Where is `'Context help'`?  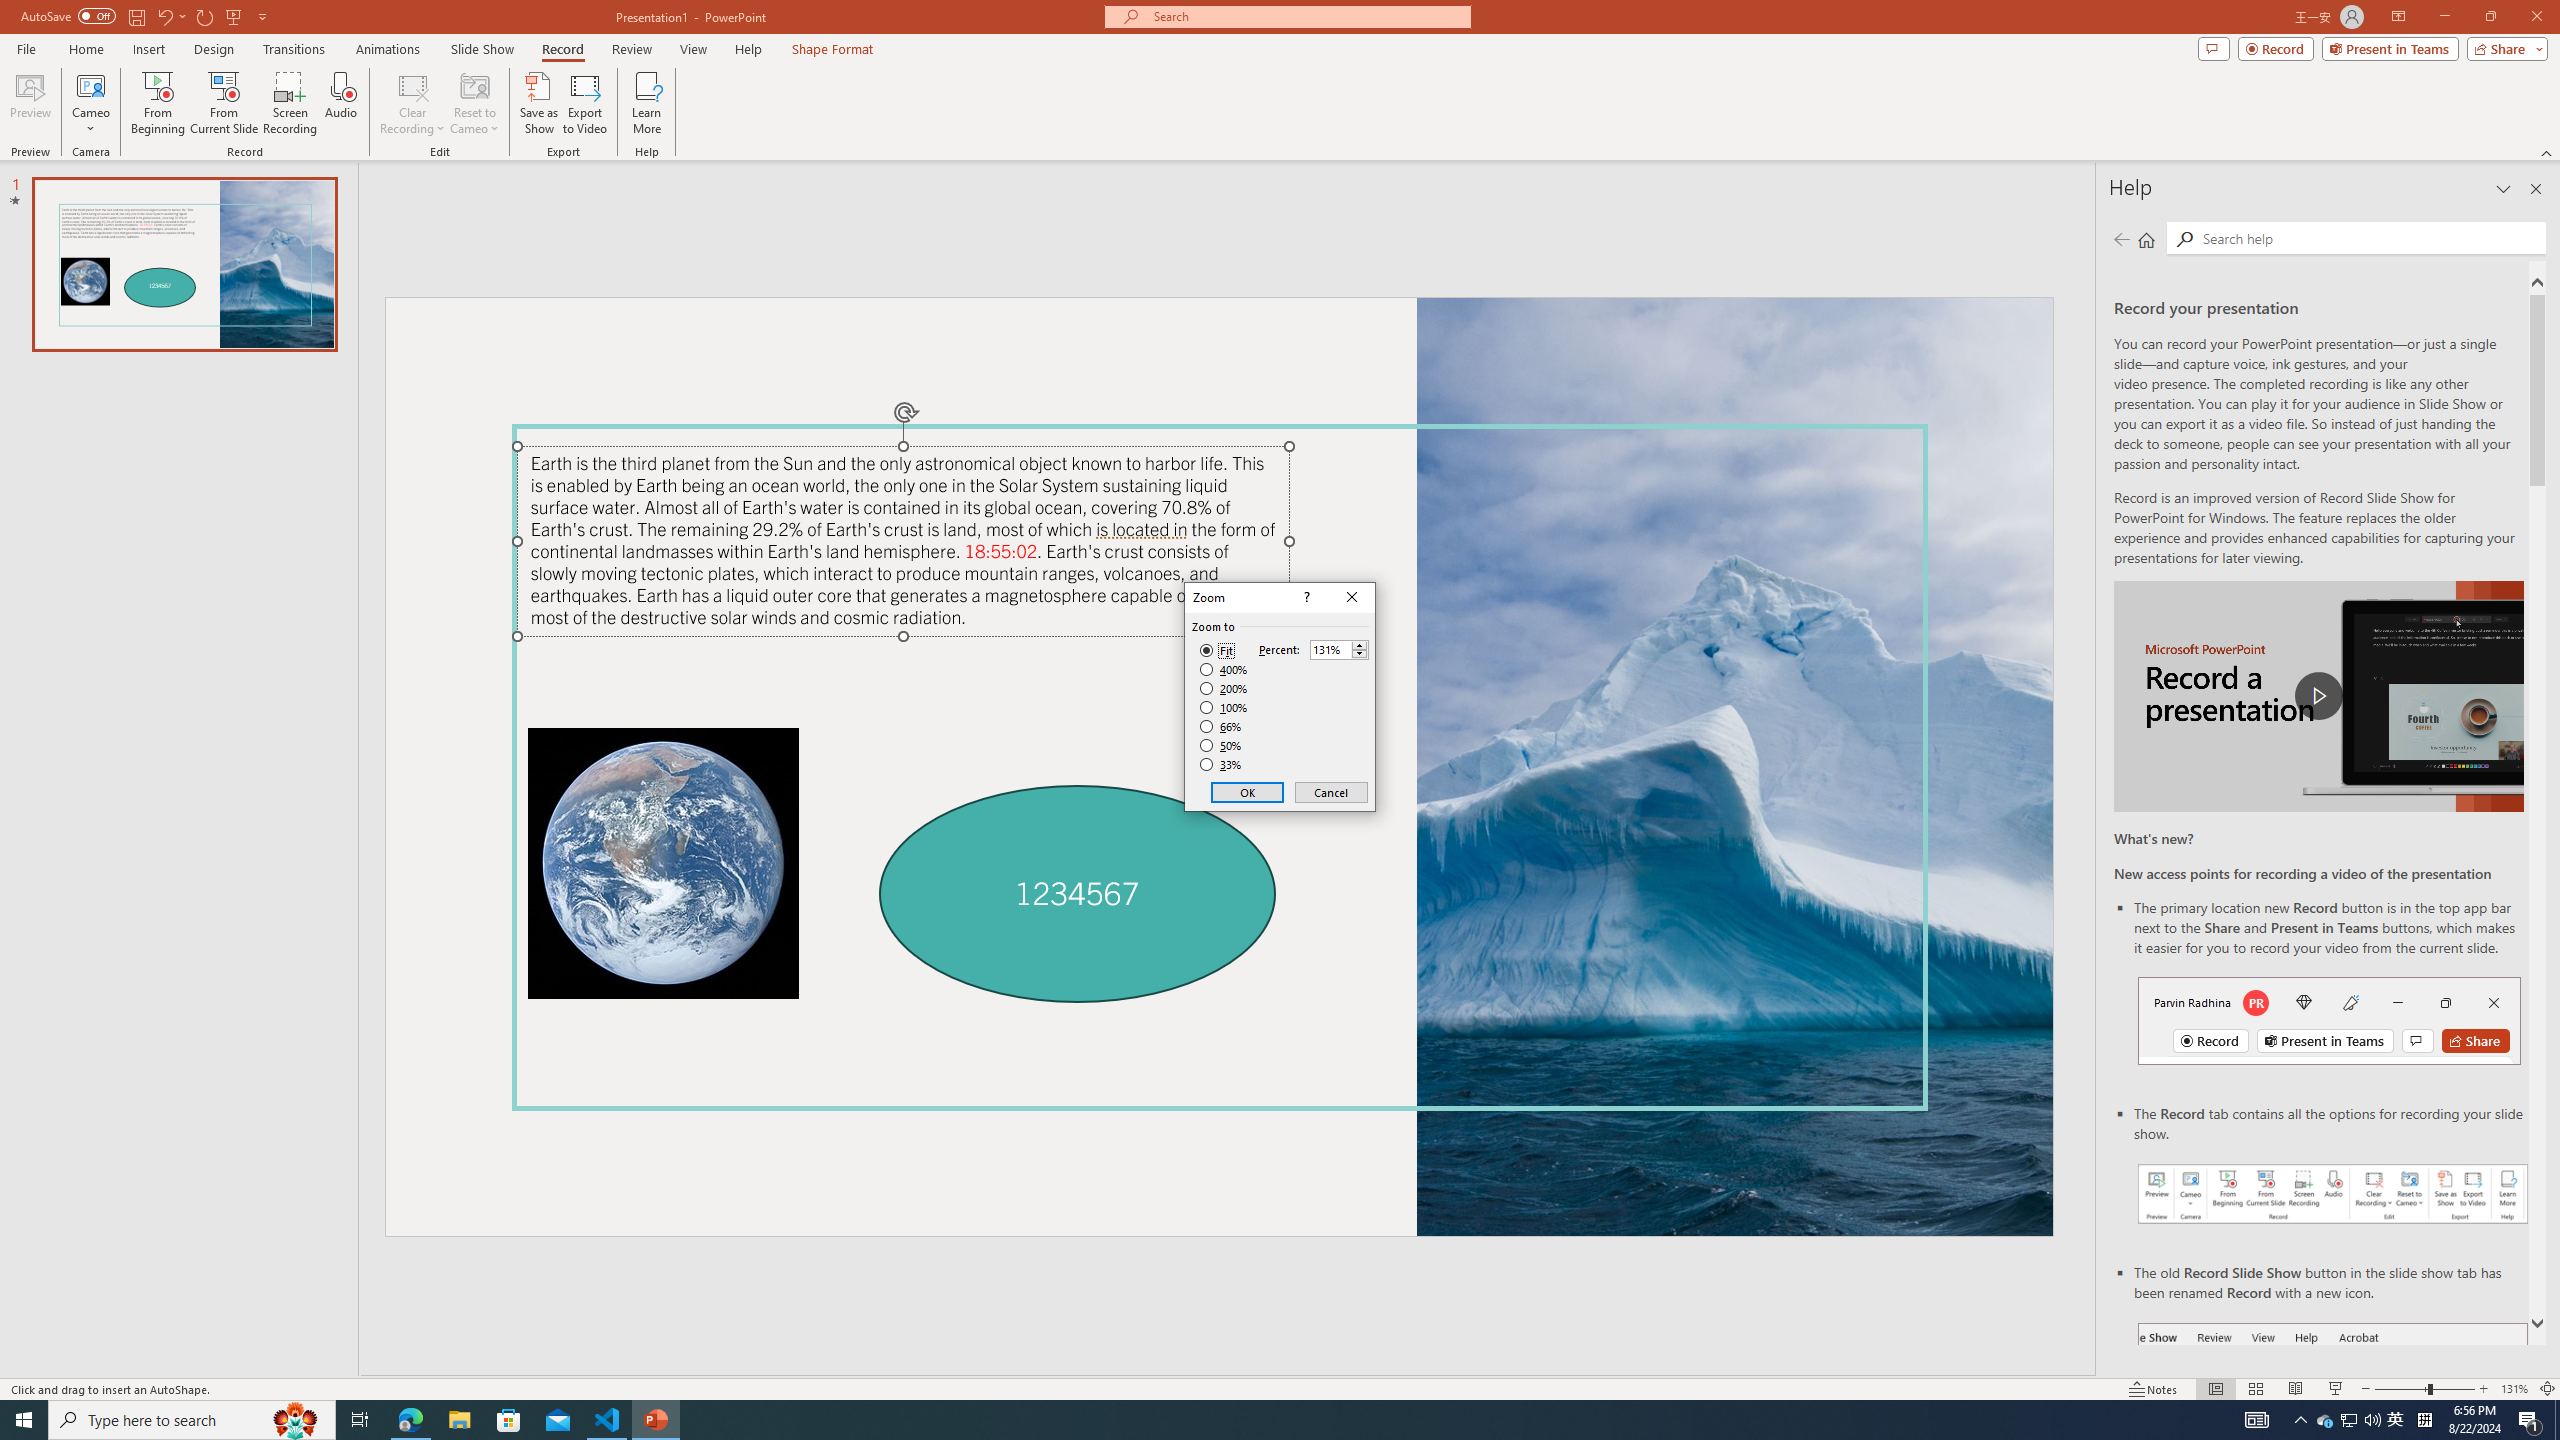
'Context help' is located at coordinates (1304, 597).